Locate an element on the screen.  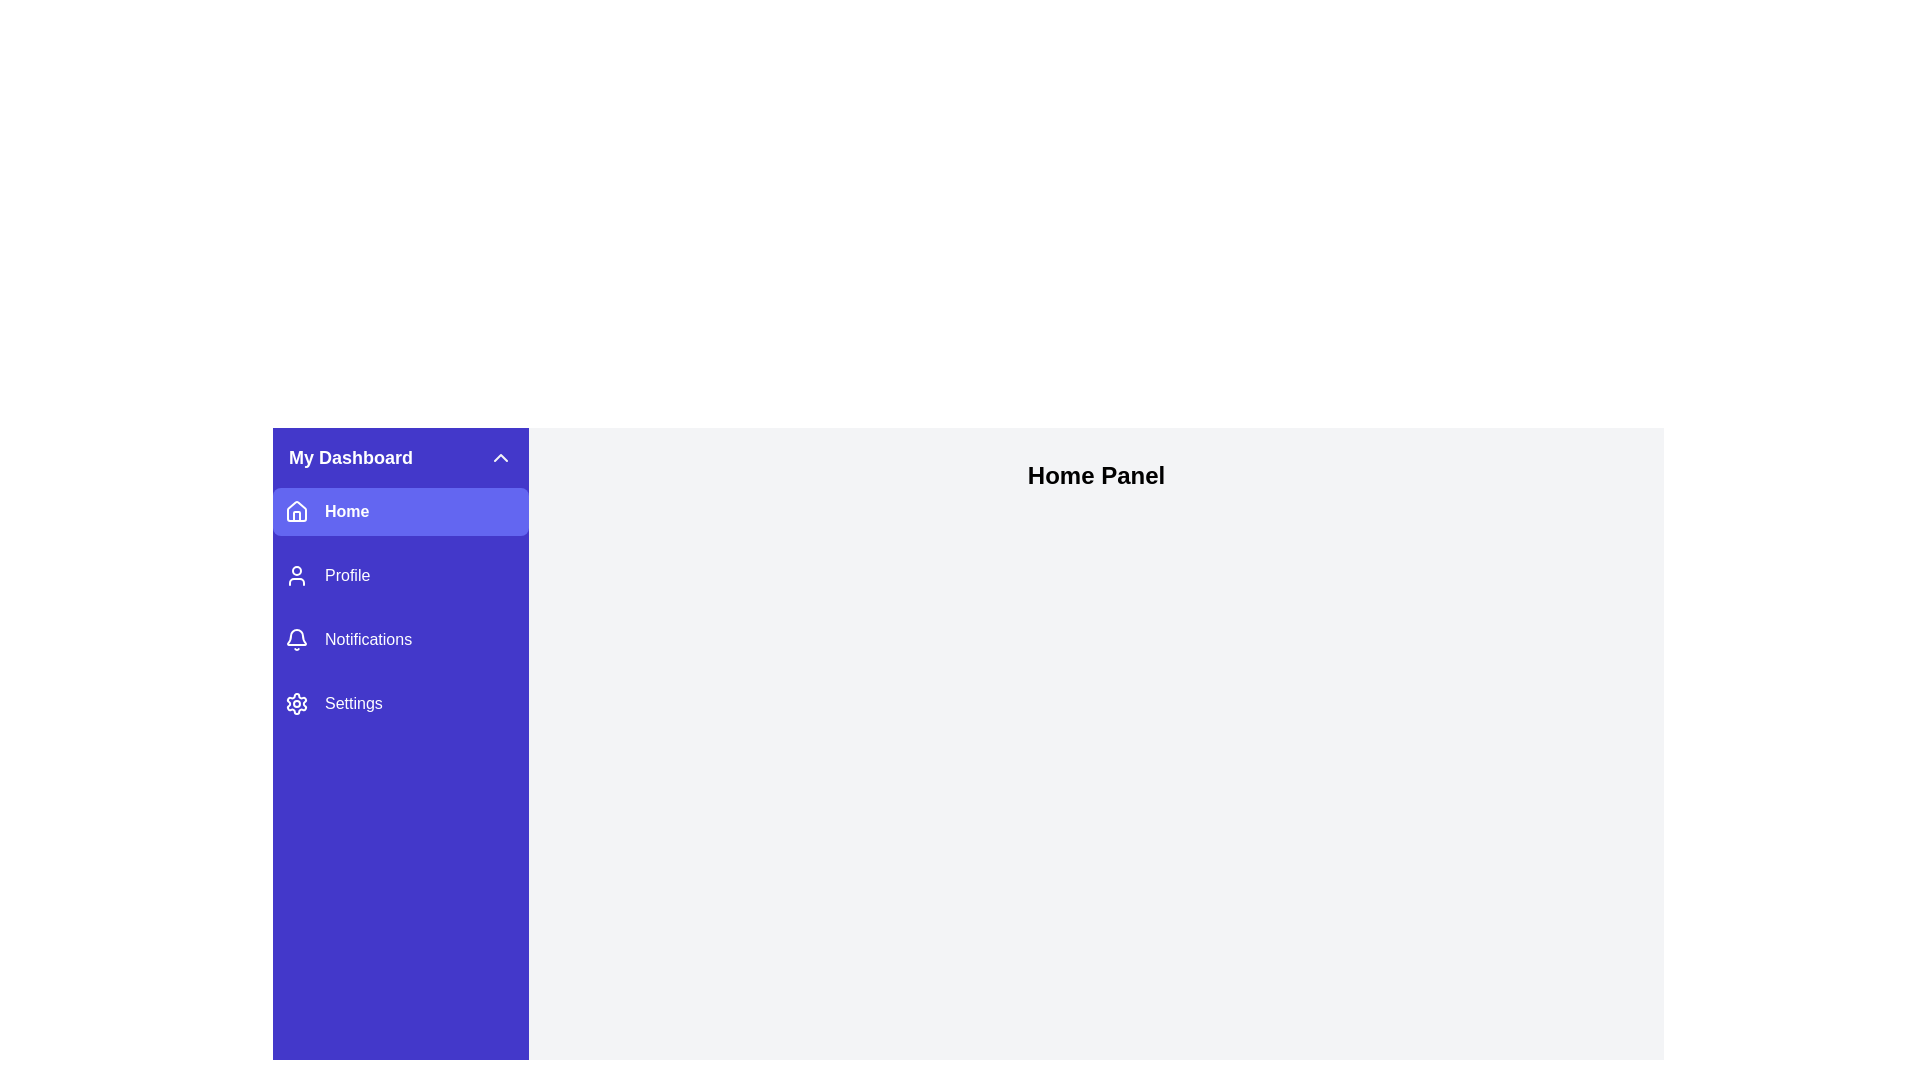
the header text that indicates the 'Home Panel', located in the upper-middle section of the interface is located at coordinates (1095, 475).